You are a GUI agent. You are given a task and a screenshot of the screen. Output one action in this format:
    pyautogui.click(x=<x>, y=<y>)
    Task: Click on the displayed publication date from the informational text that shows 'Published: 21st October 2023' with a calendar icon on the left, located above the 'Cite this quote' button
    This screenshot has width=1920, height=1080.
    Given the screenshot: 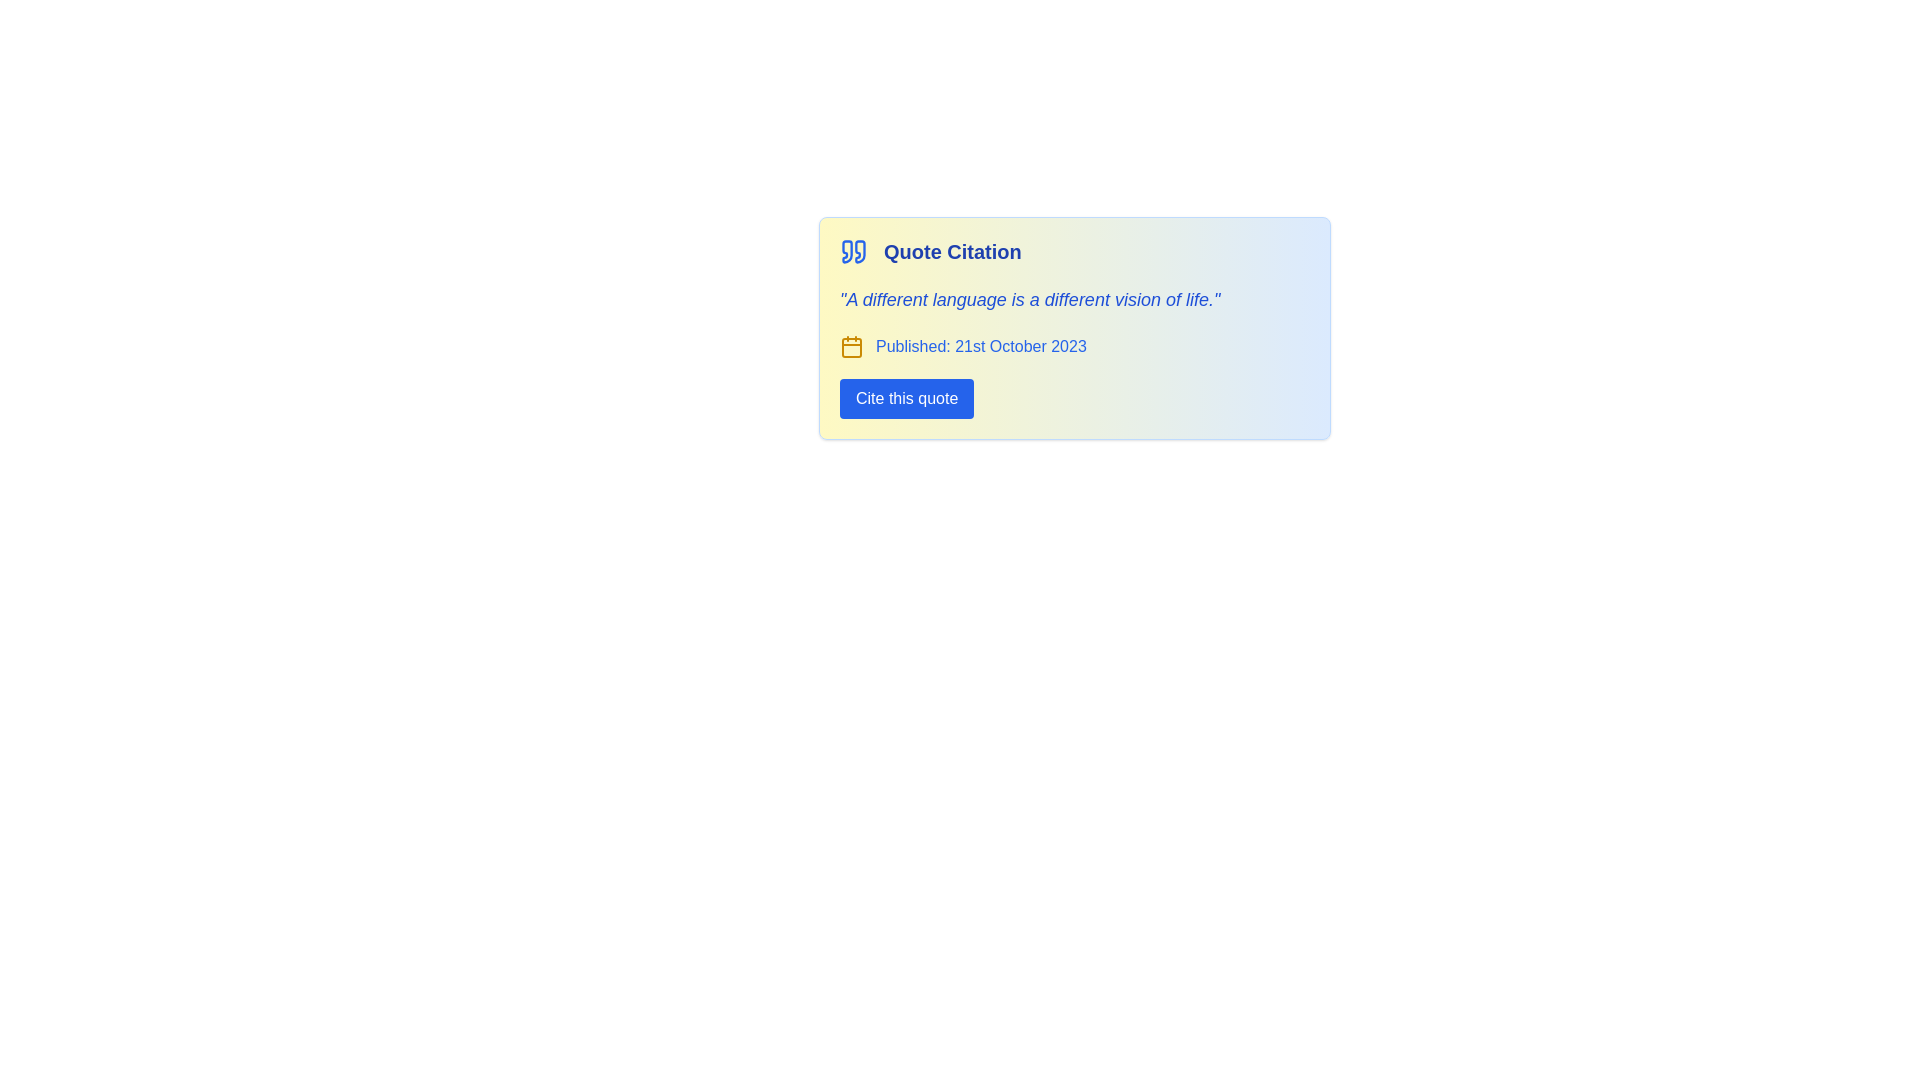 What is the action you would take?
    pyautogui.click(x=963, y=346)
    